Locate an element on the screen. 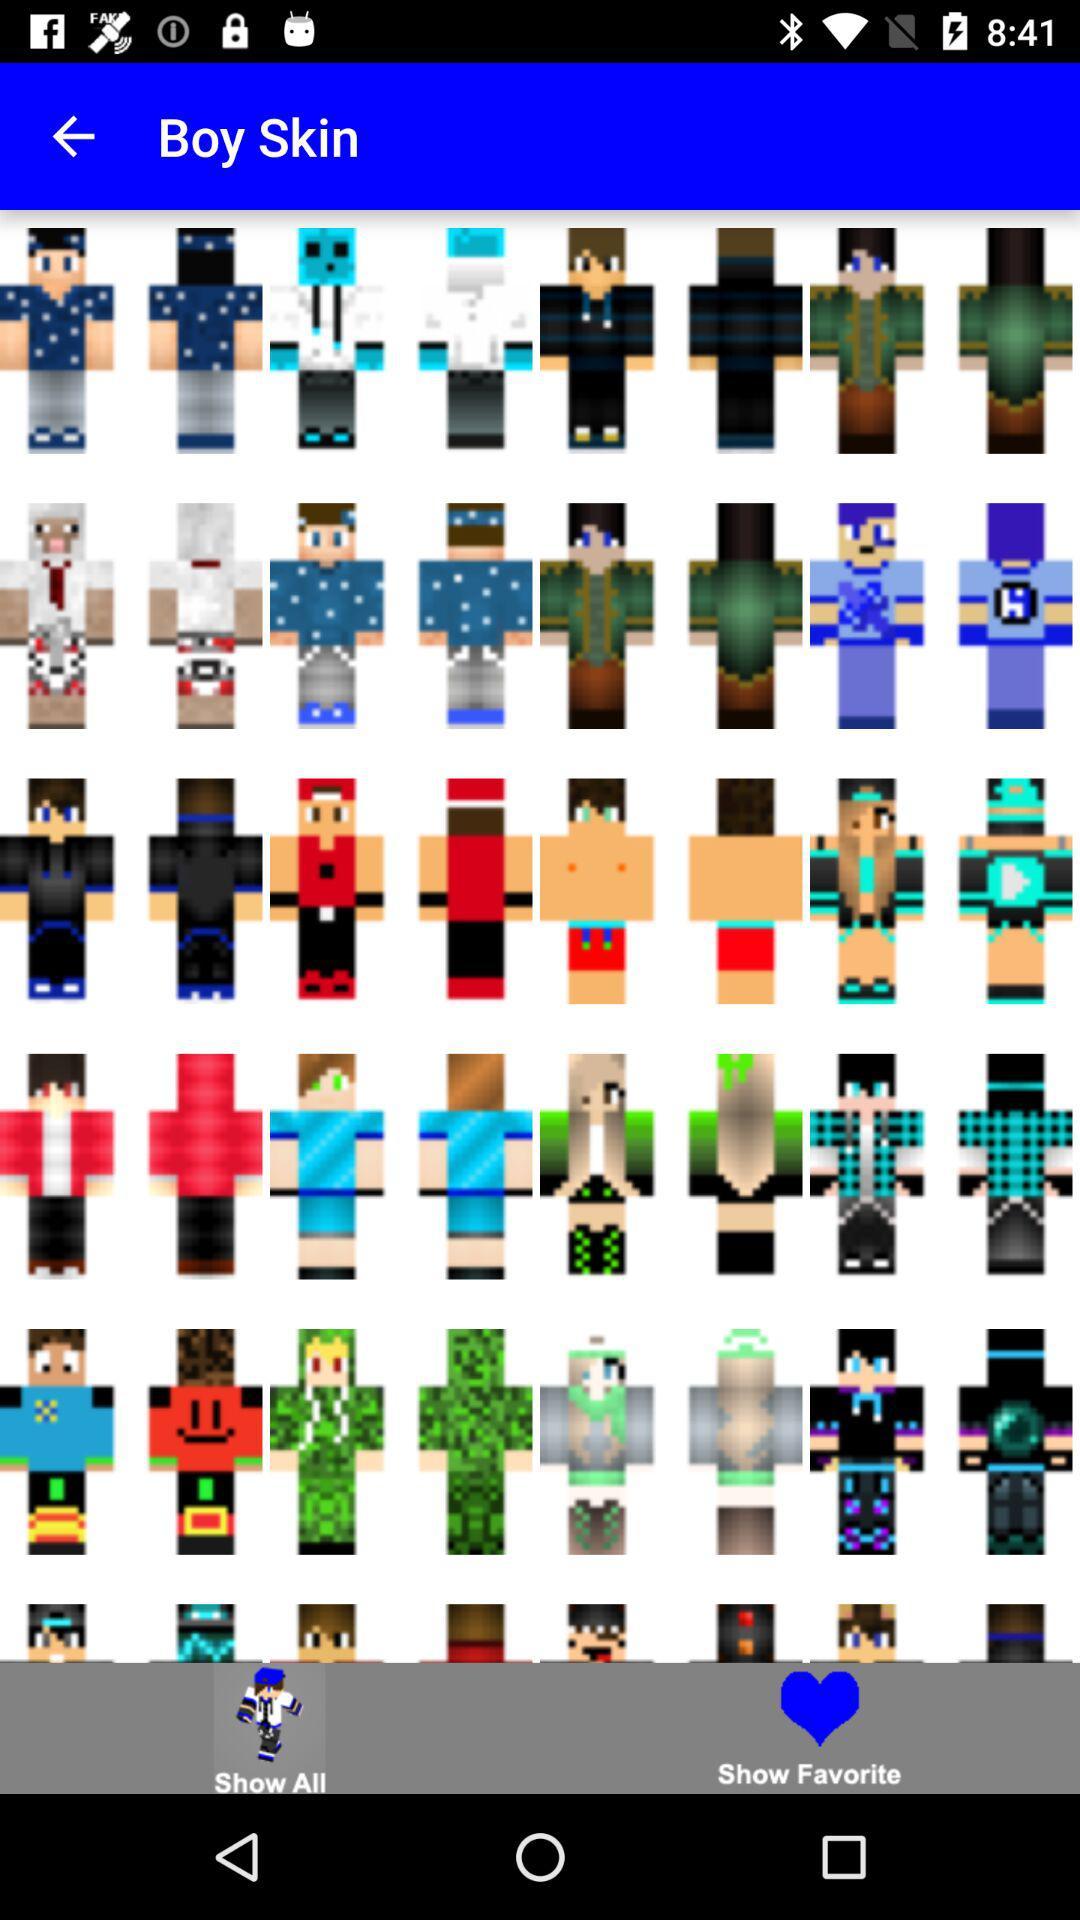 The image size is (1080, 1920). show all is located at coordinates (270, 1727).